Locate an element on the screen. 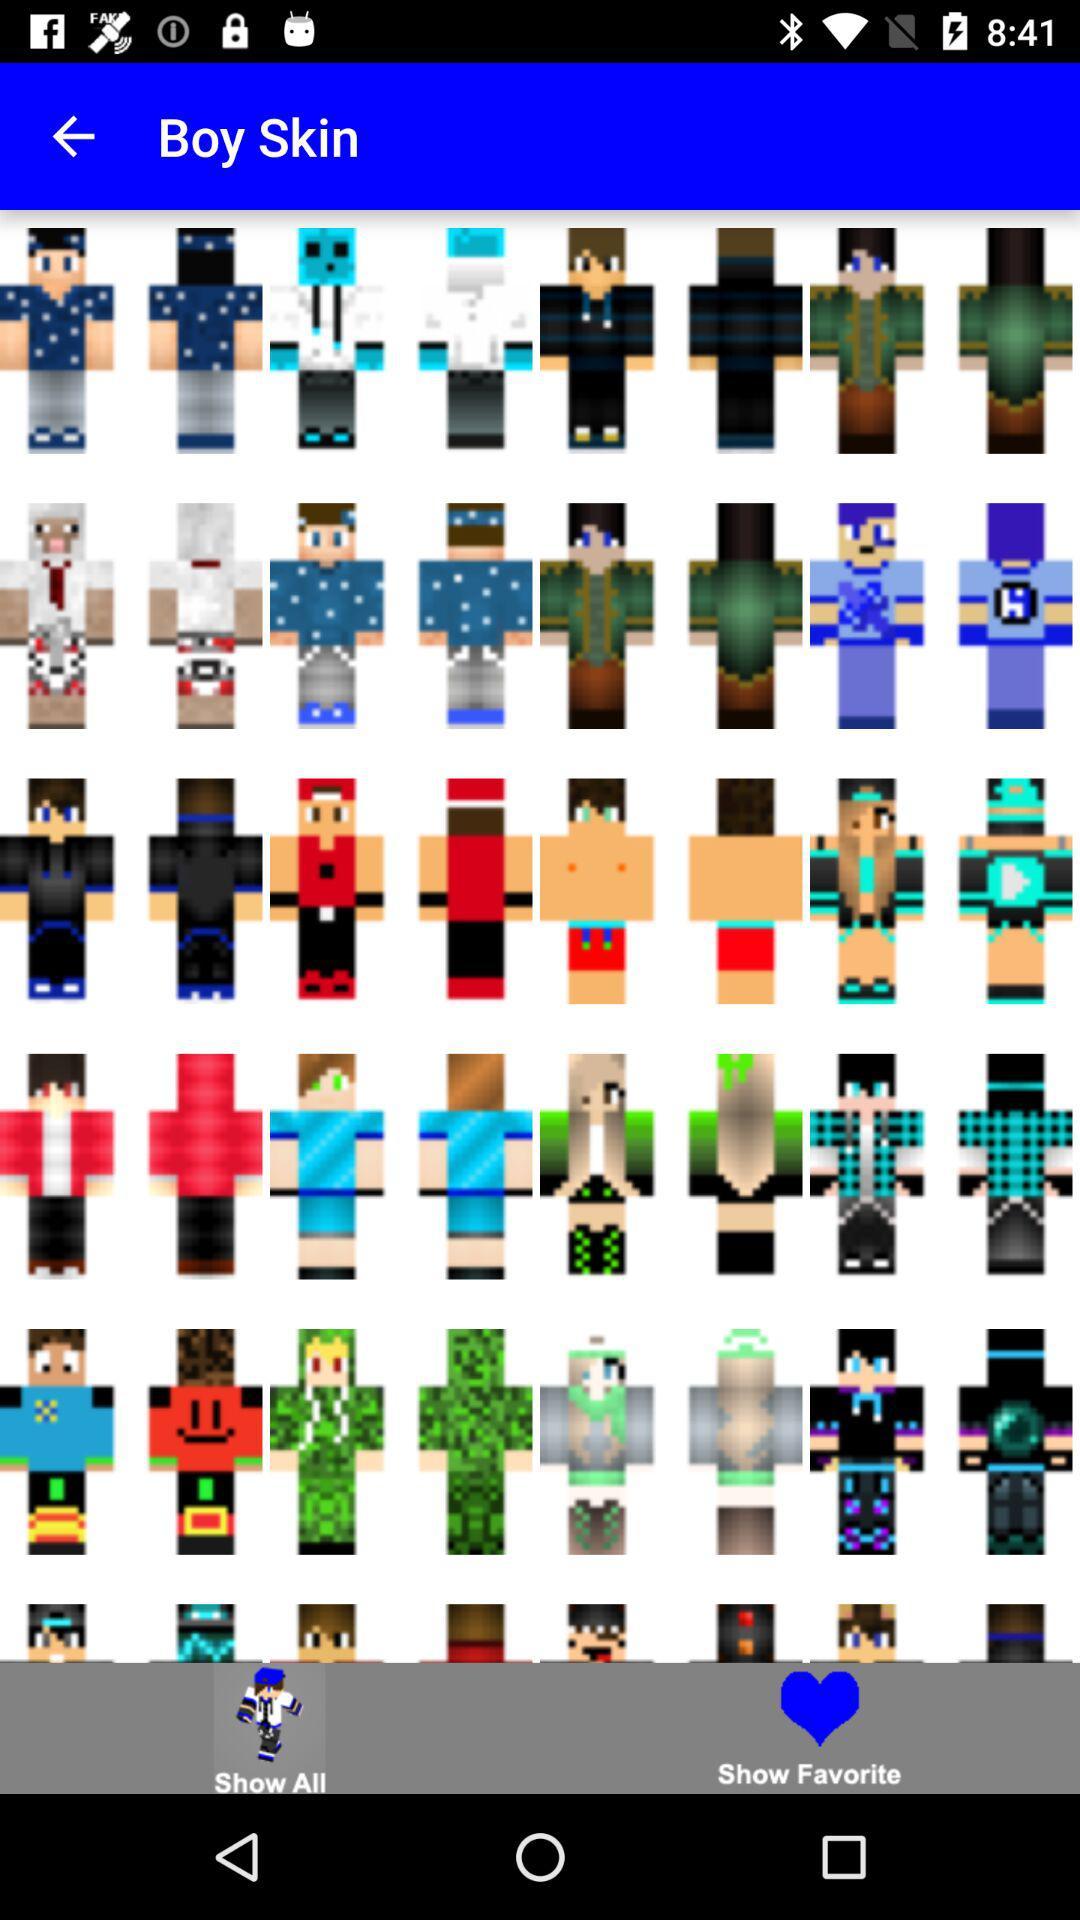 The image size is (1080, 1920). show all is located at coordinates (270, 1727).